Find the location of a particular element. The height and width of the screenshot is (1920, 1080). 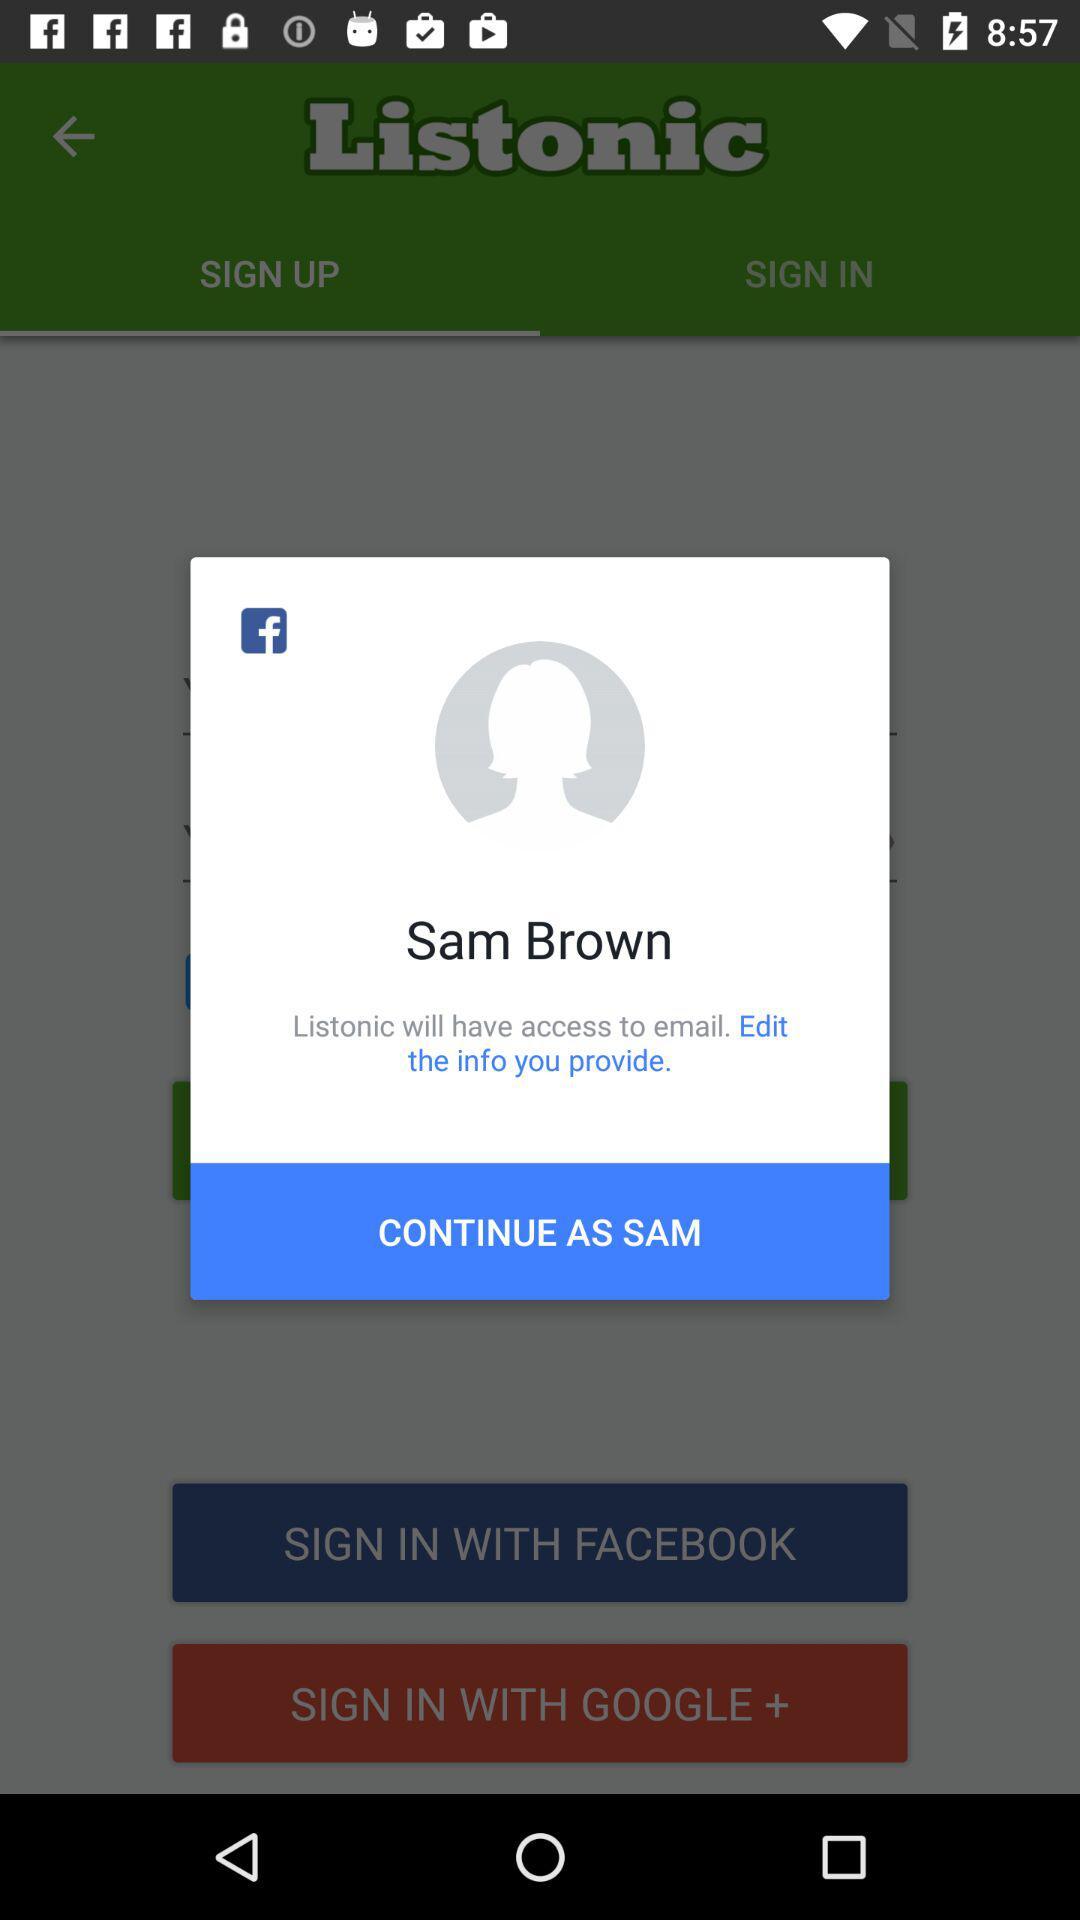

continue as sam item is located at coordinates (540, 1230).